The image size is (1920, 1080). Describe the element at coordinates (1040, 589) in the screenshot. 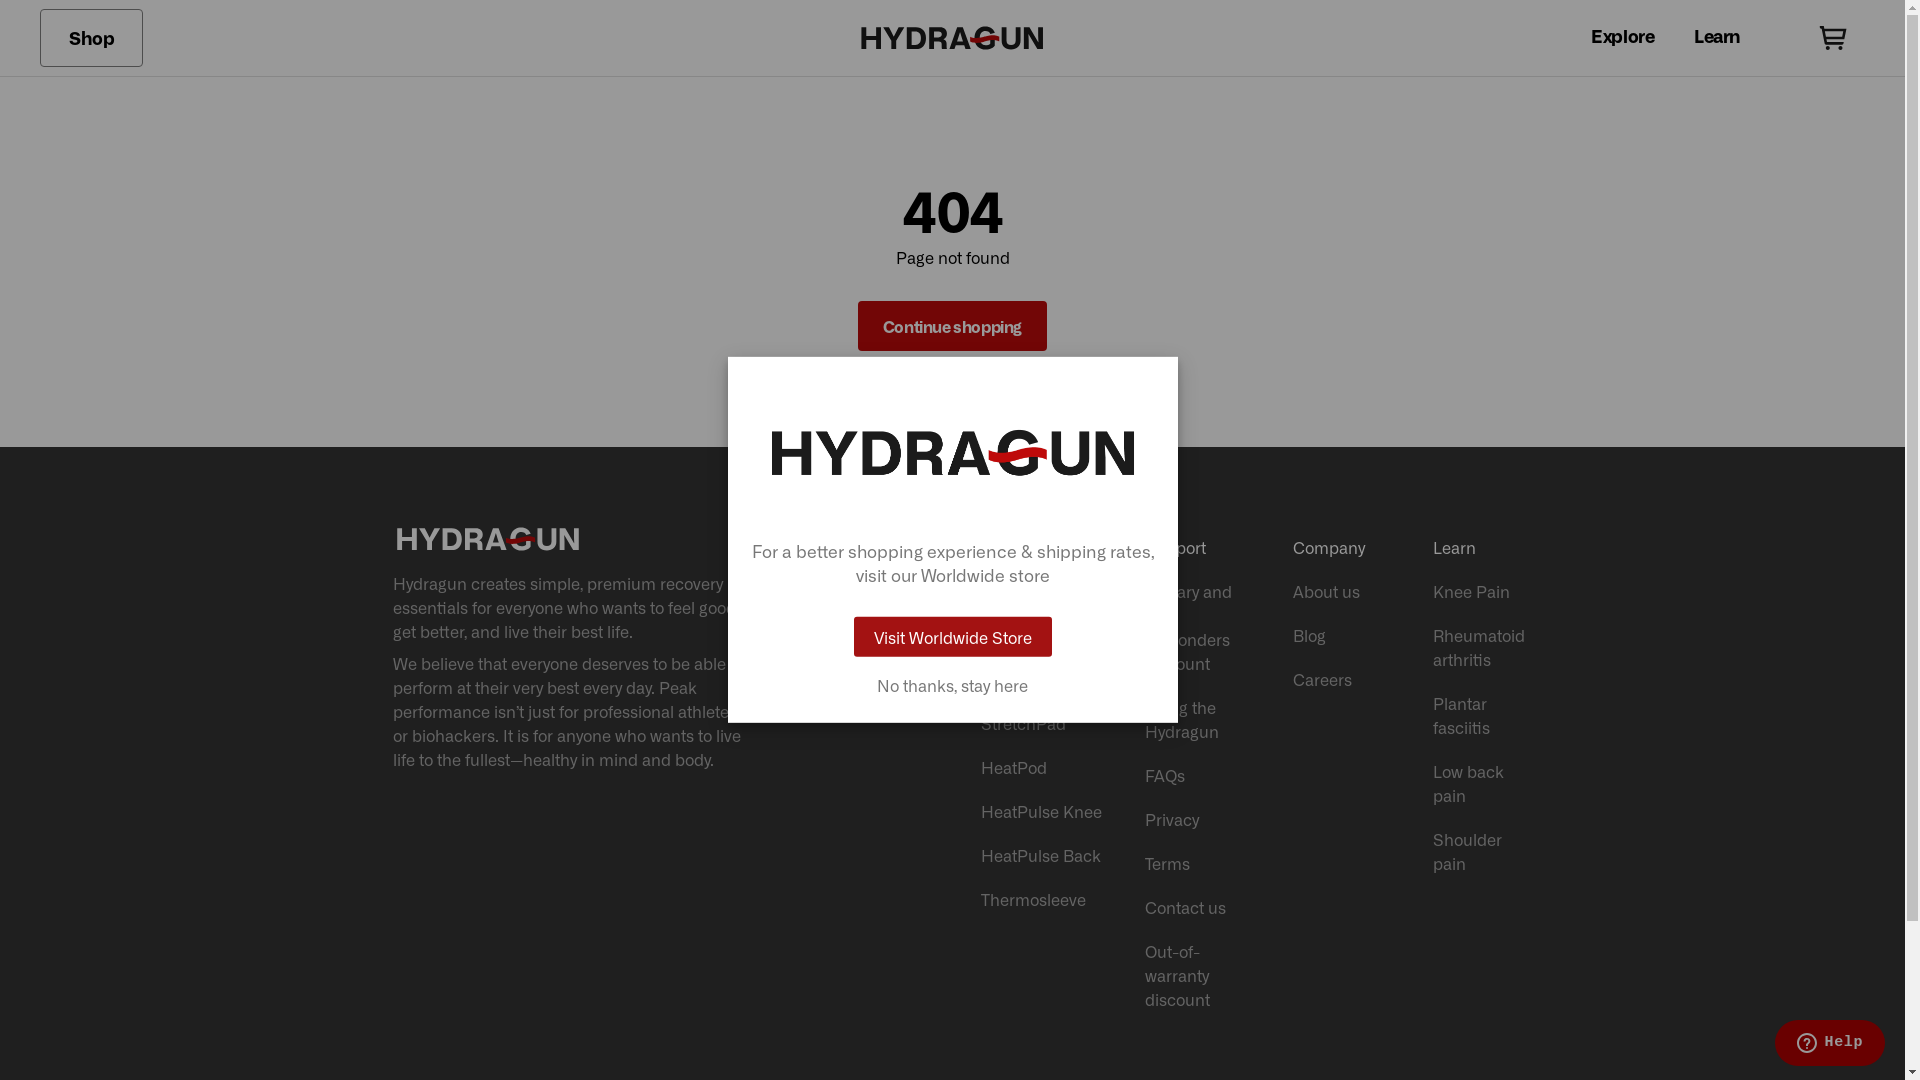

I see `'All products'` at that location.